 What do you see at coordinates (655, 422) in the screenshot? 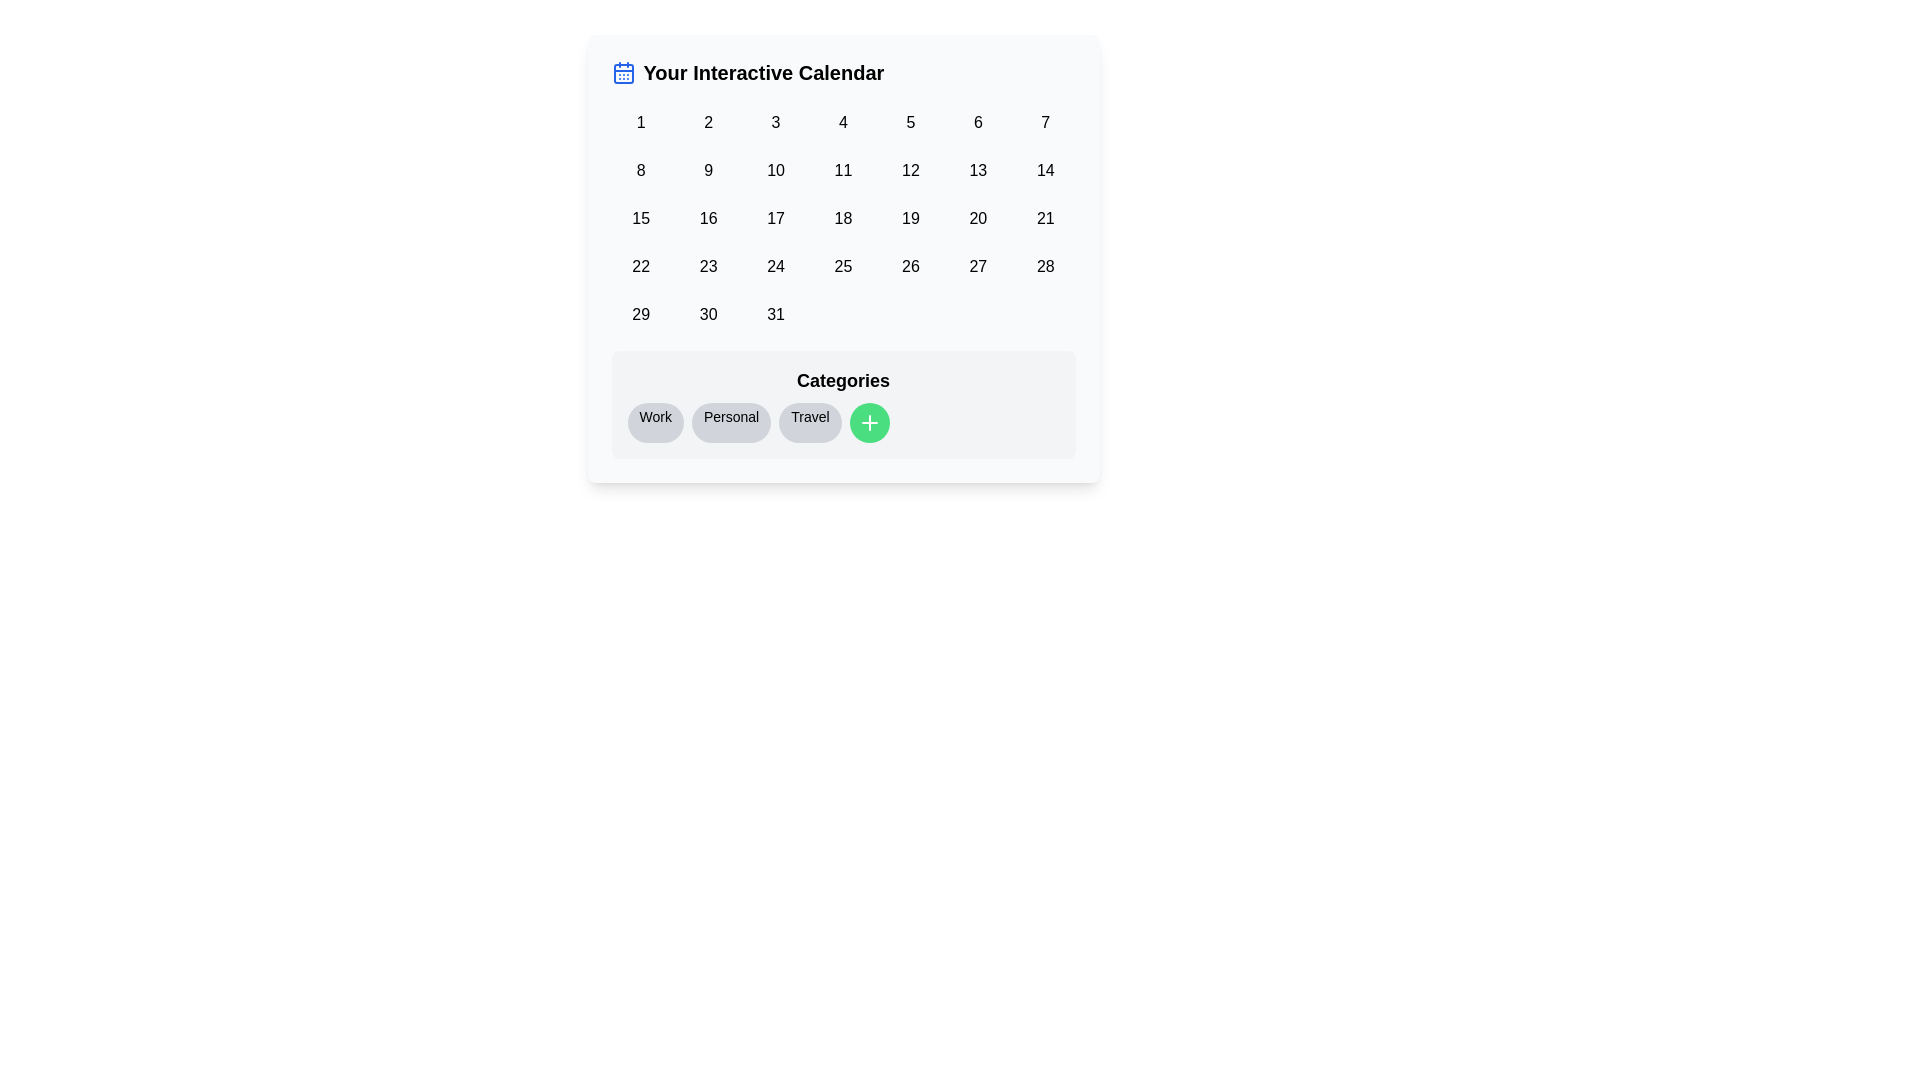
I see `the 'Work' label in the Categories section, which is the first item in a horizontal row of category buttons, located left of the 'Personal' and 'Travel' buttons and a green round button with a plus icon` at bounding box center [655, 422].